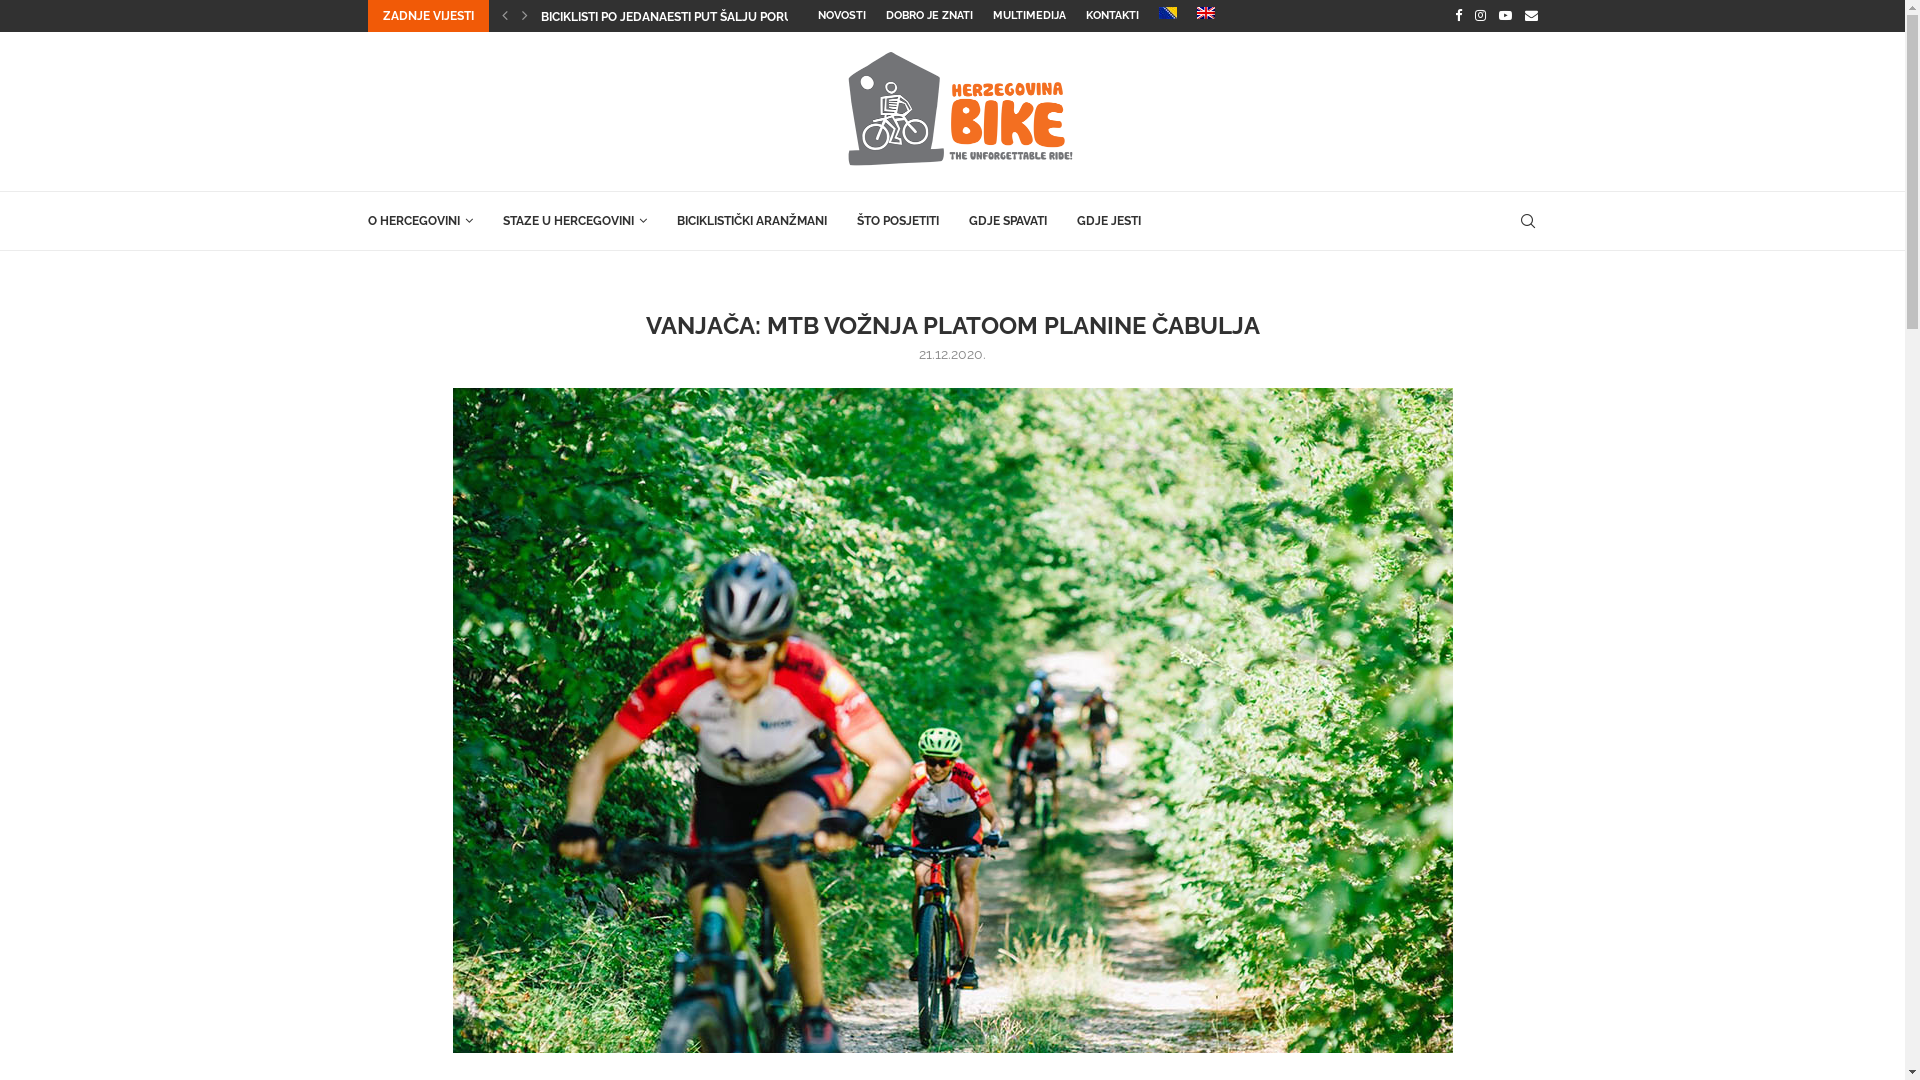 The height and width of the screenshot is (1080, 1920). Describe the element at coordinates (1028, 15) in the screenshot. I see `'MULTIMEDIJA'` at that location.